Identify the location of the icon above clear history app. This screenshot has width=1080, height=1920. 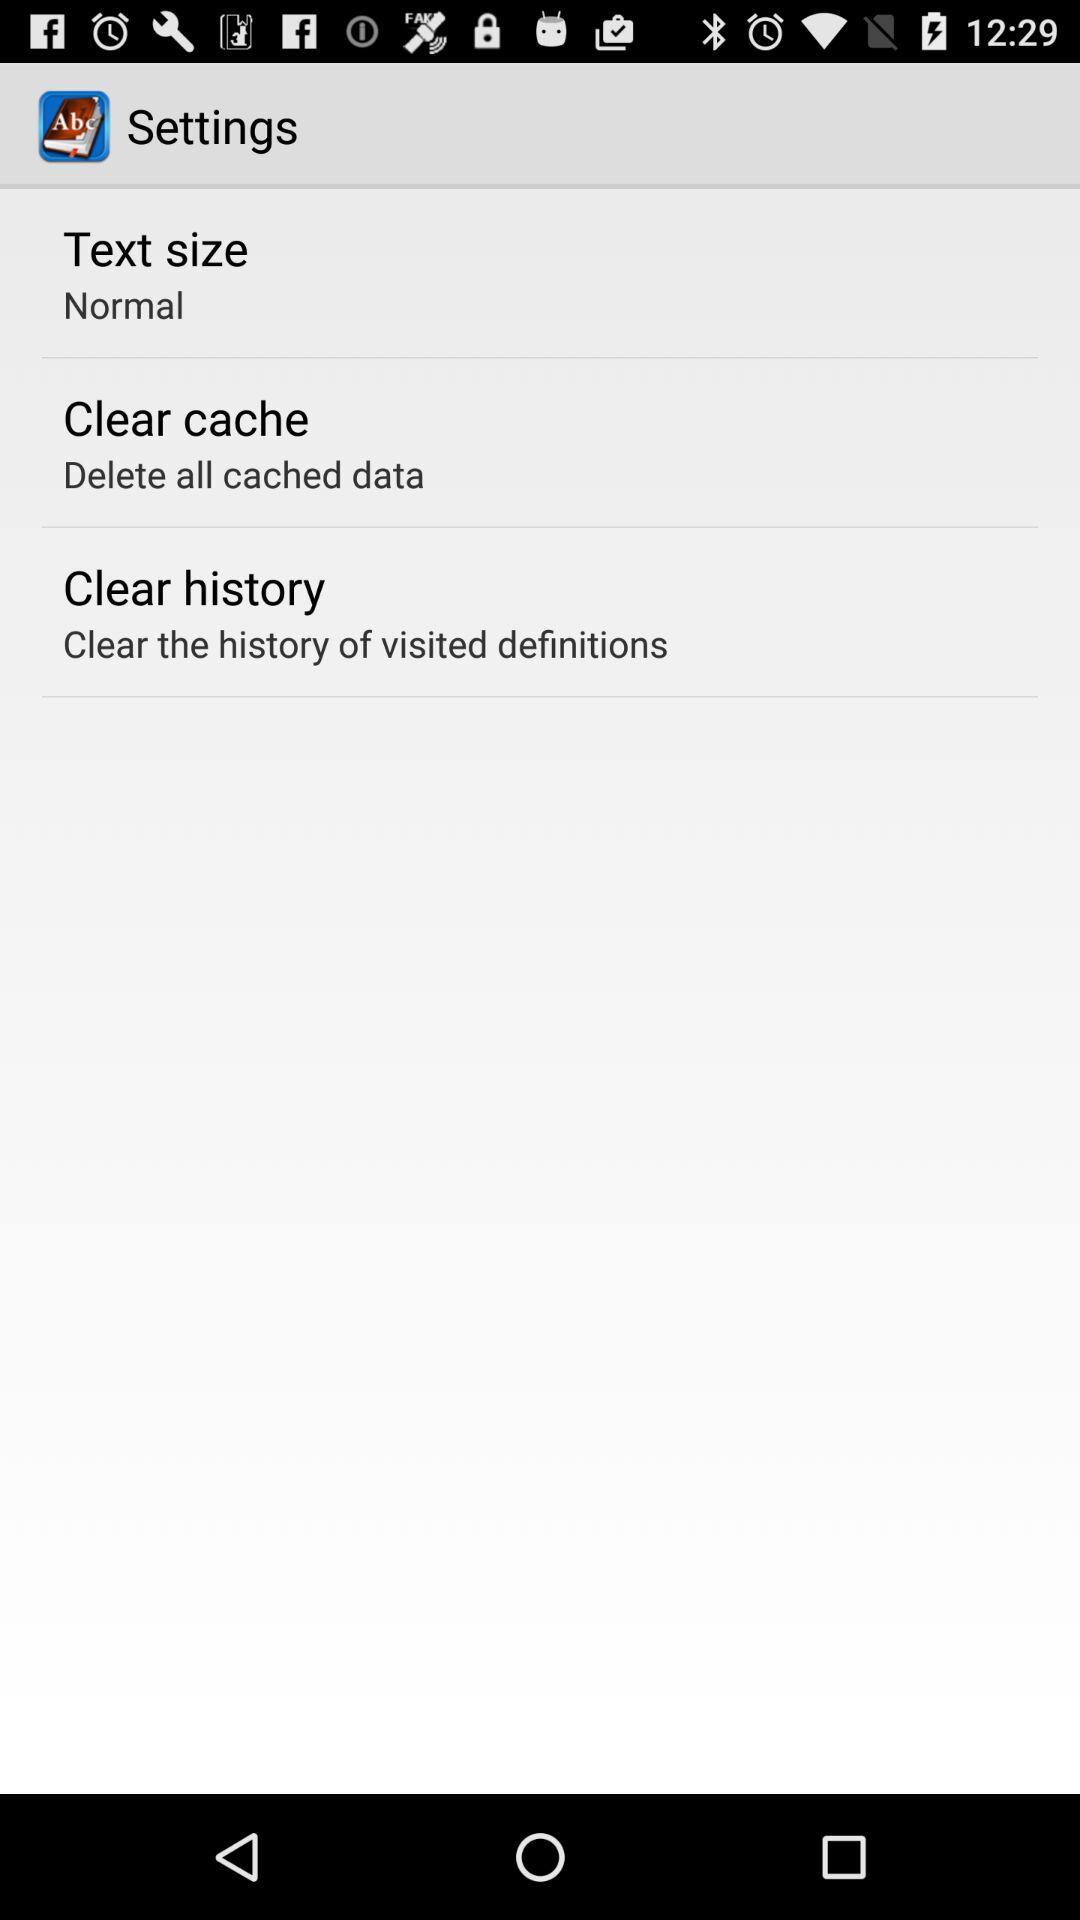
(243, 473).